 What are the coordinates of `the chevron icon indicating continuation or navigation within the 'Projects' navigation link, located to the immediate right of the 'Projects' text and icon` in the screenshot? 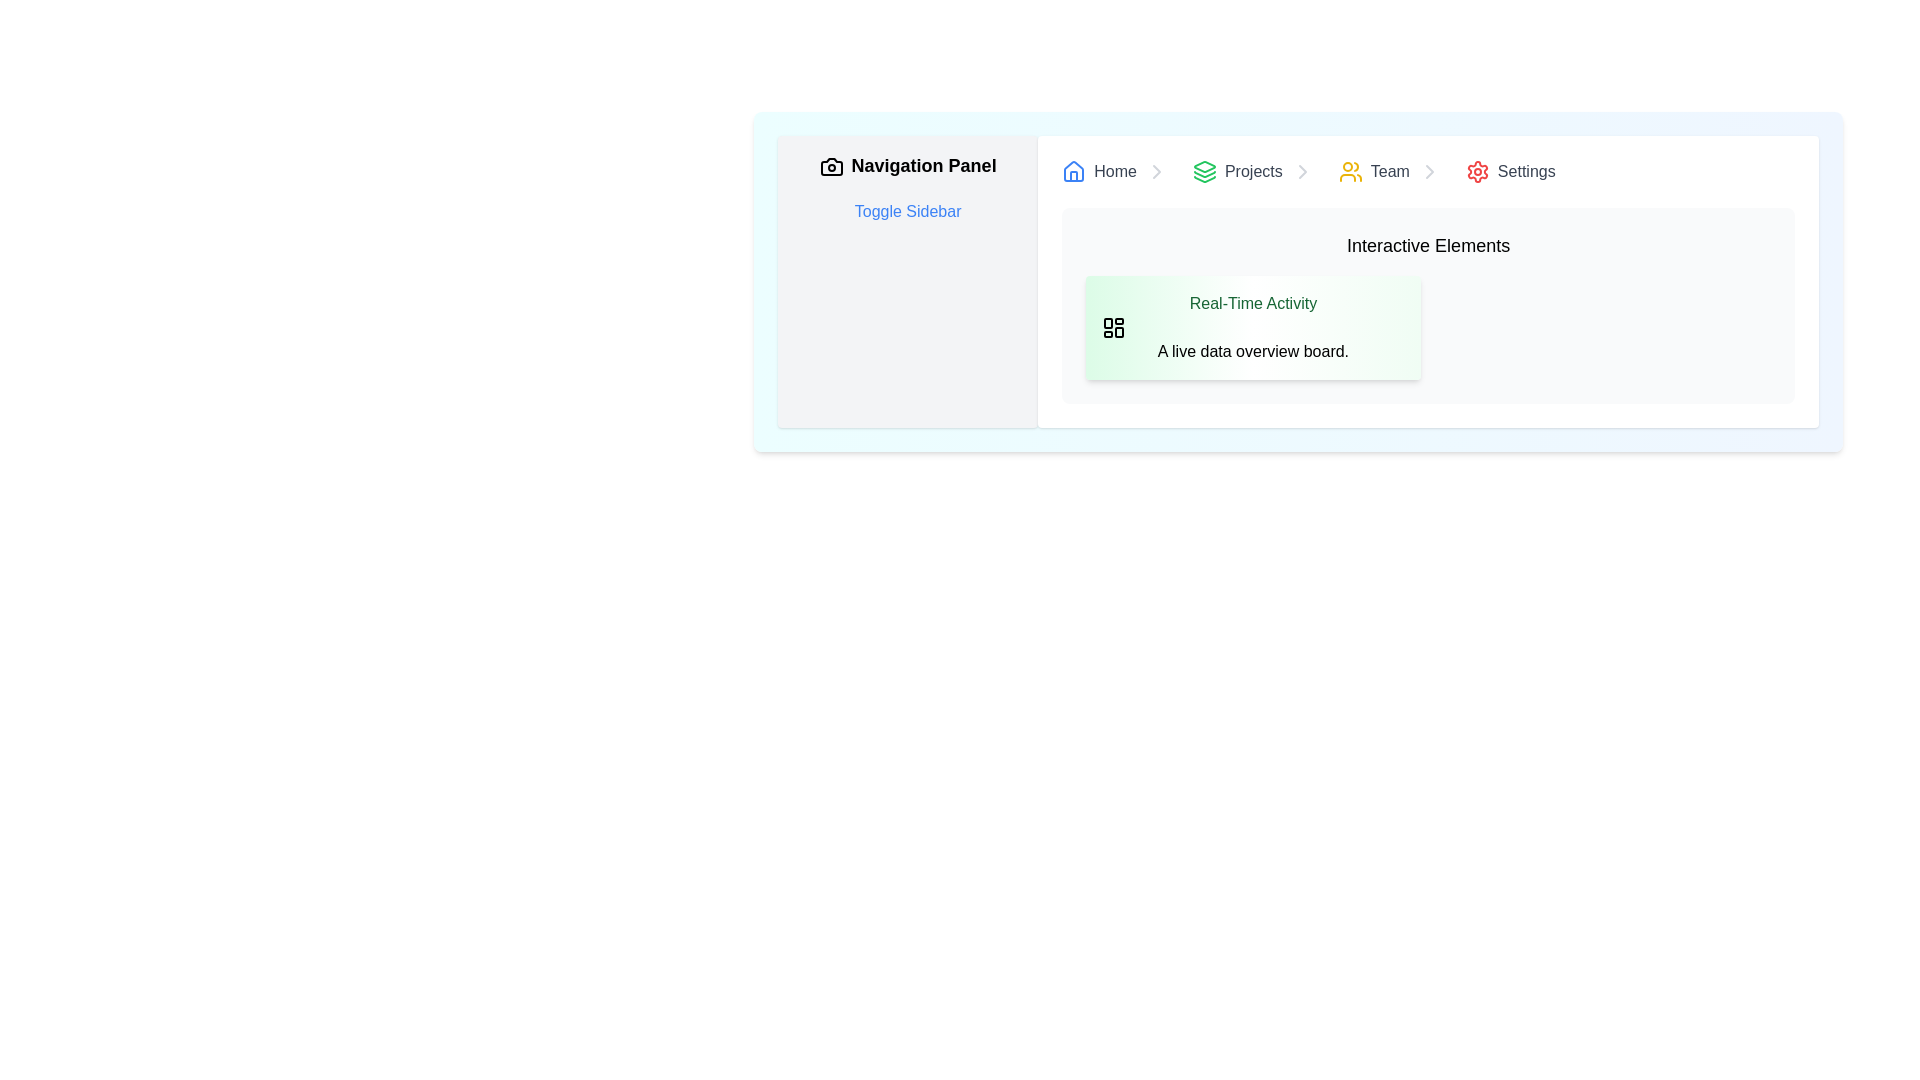 It's located at (1302, 171).